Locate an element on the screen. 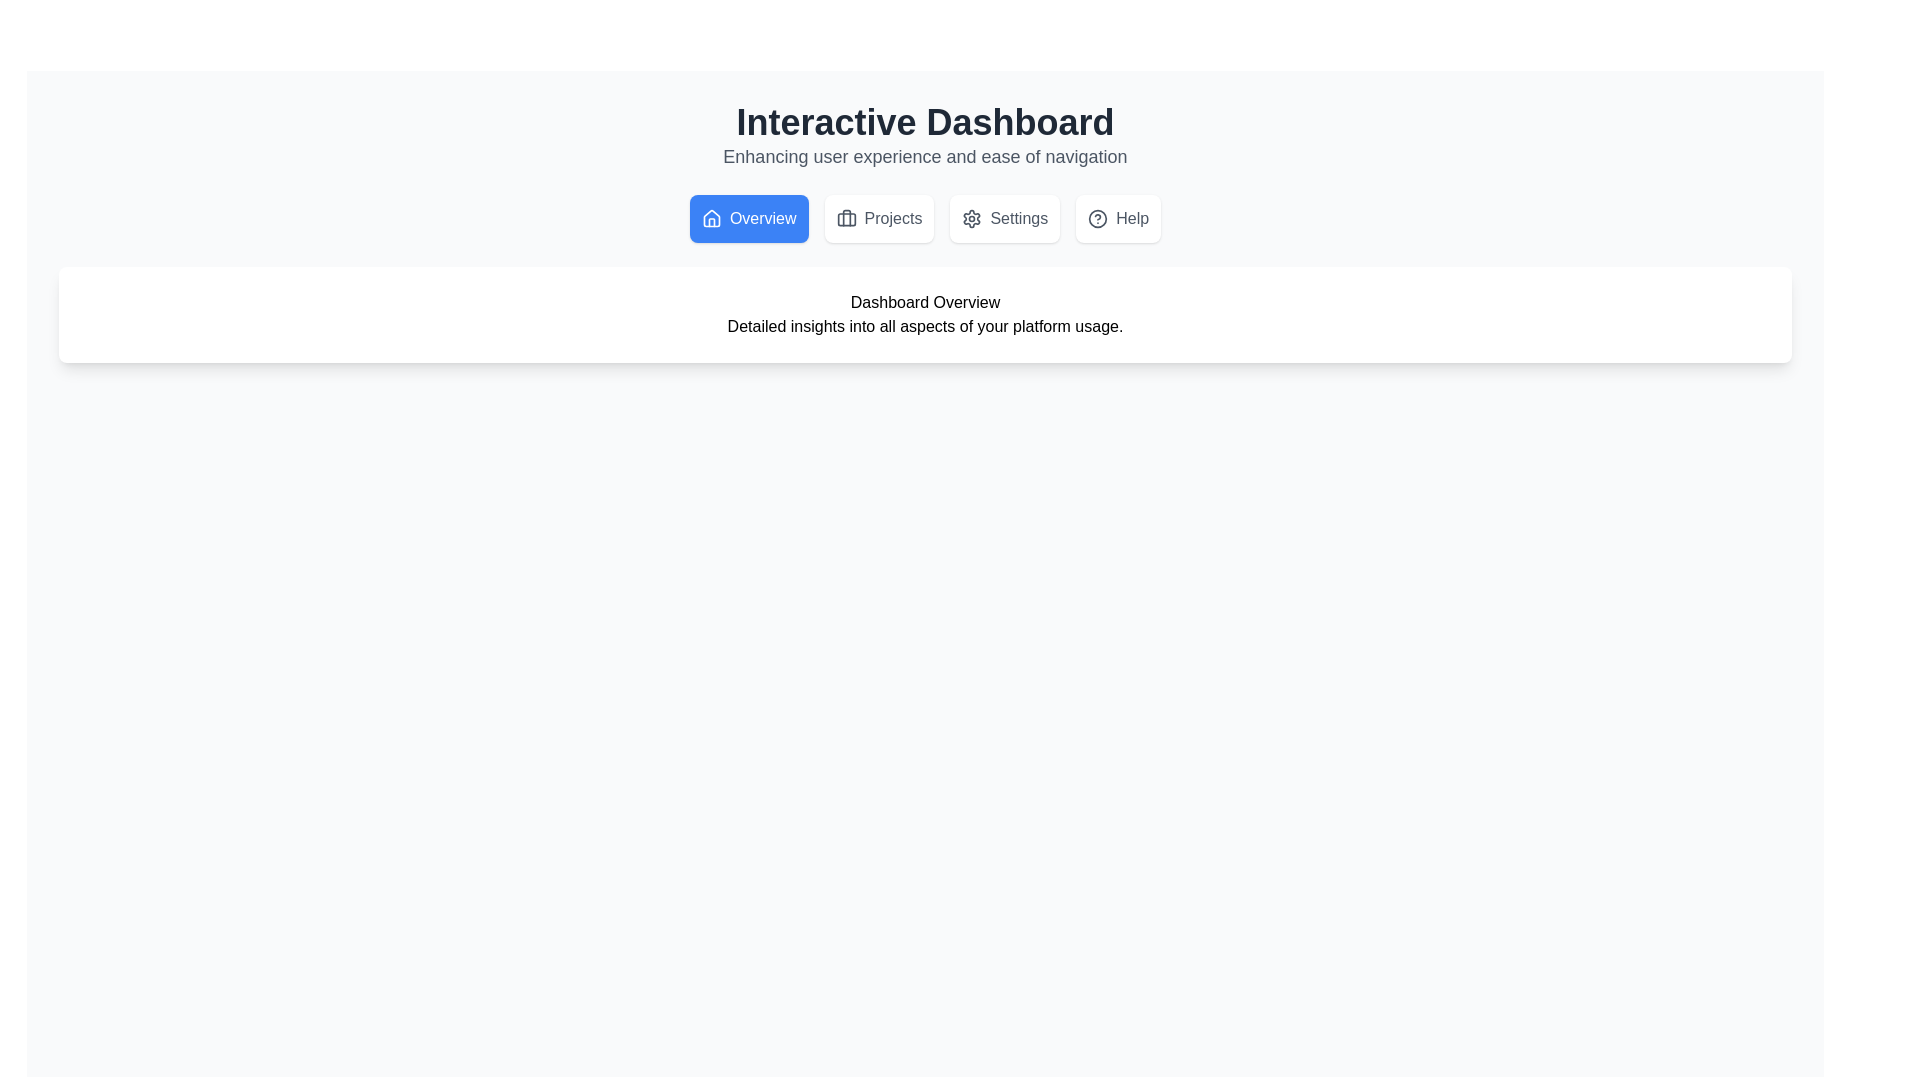 The width and height of the screenshot is (1920, 1080). the static text label displaying 'Detailed insights into all aspects of your platform usage.' located below the 'Dashboard Overview' heading is located at coordinates (924, 326).